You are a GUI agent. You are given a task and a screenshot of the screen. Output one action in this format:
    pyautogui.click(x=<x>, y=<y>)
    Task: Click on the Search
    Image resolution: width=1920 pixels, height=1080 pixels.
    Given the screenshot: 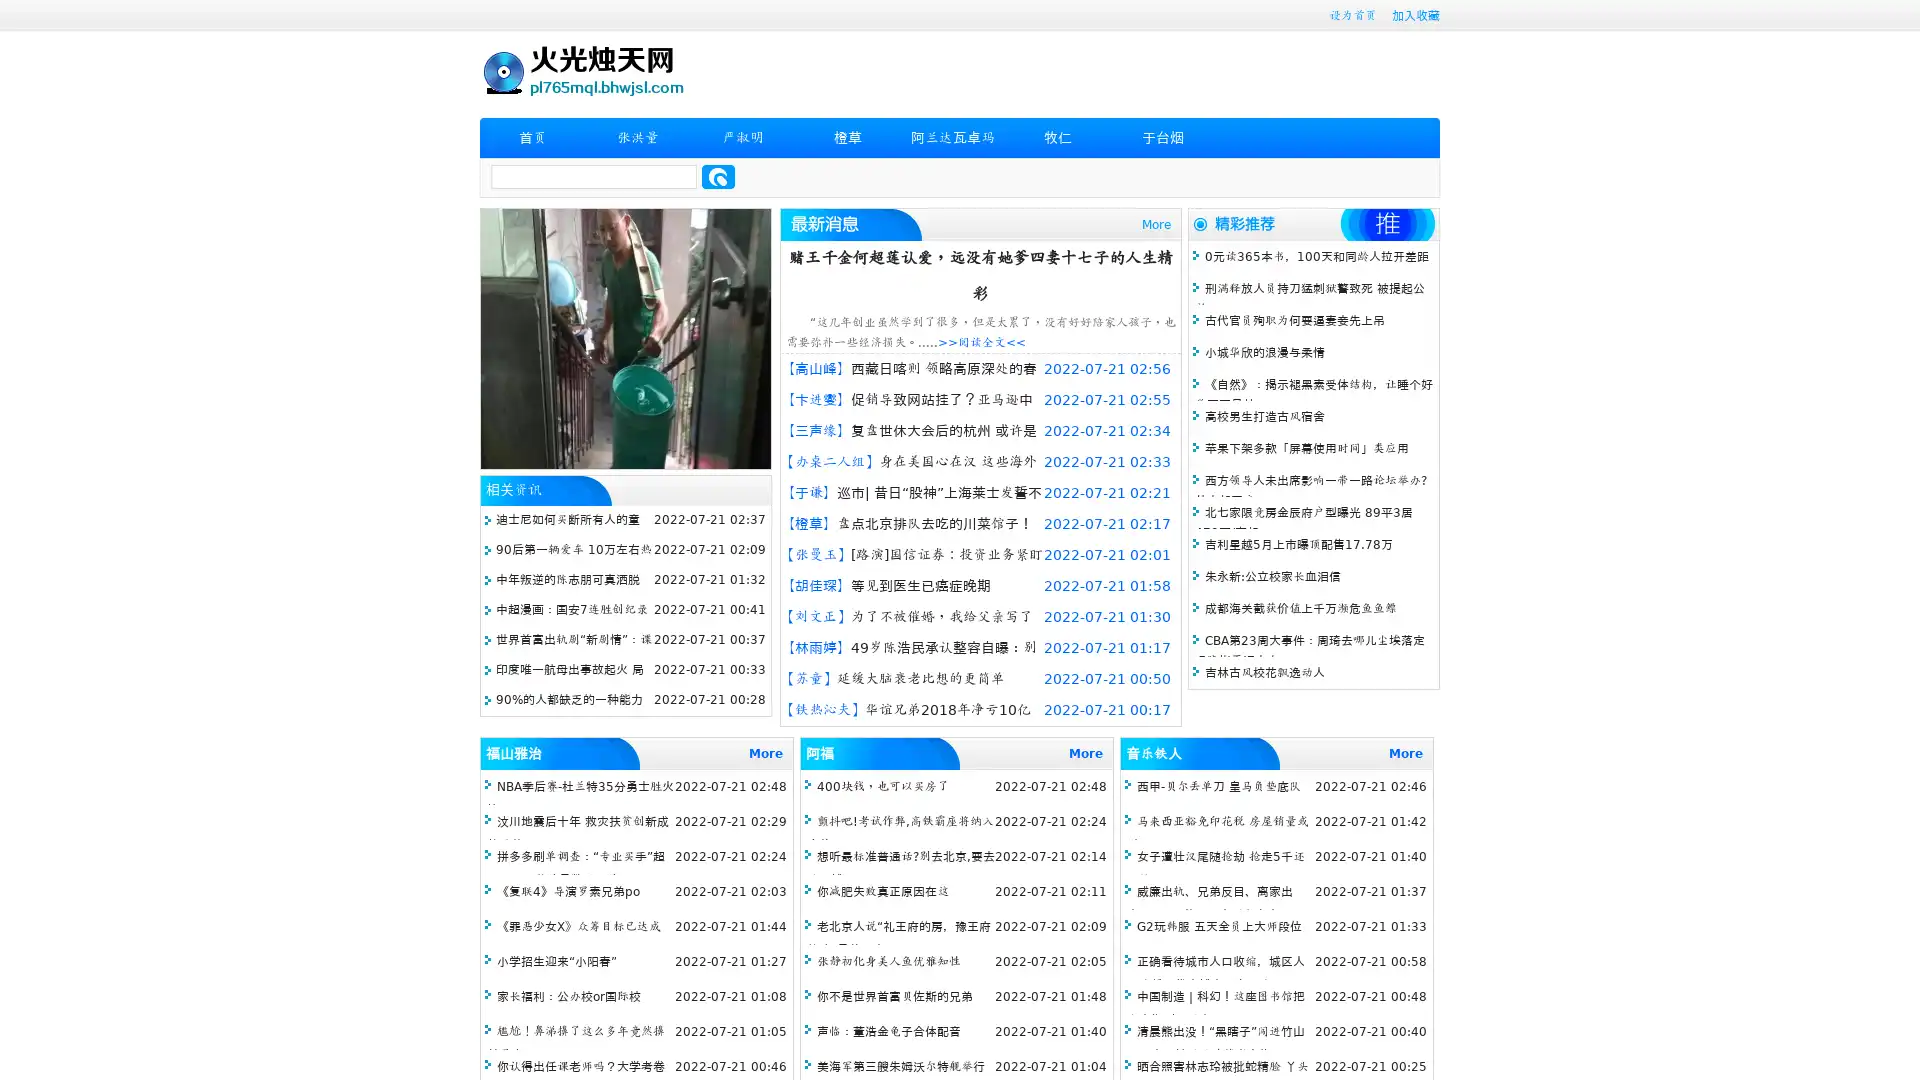 What is the action you would take?
    pyautogui.click(x=718, y=176)
    